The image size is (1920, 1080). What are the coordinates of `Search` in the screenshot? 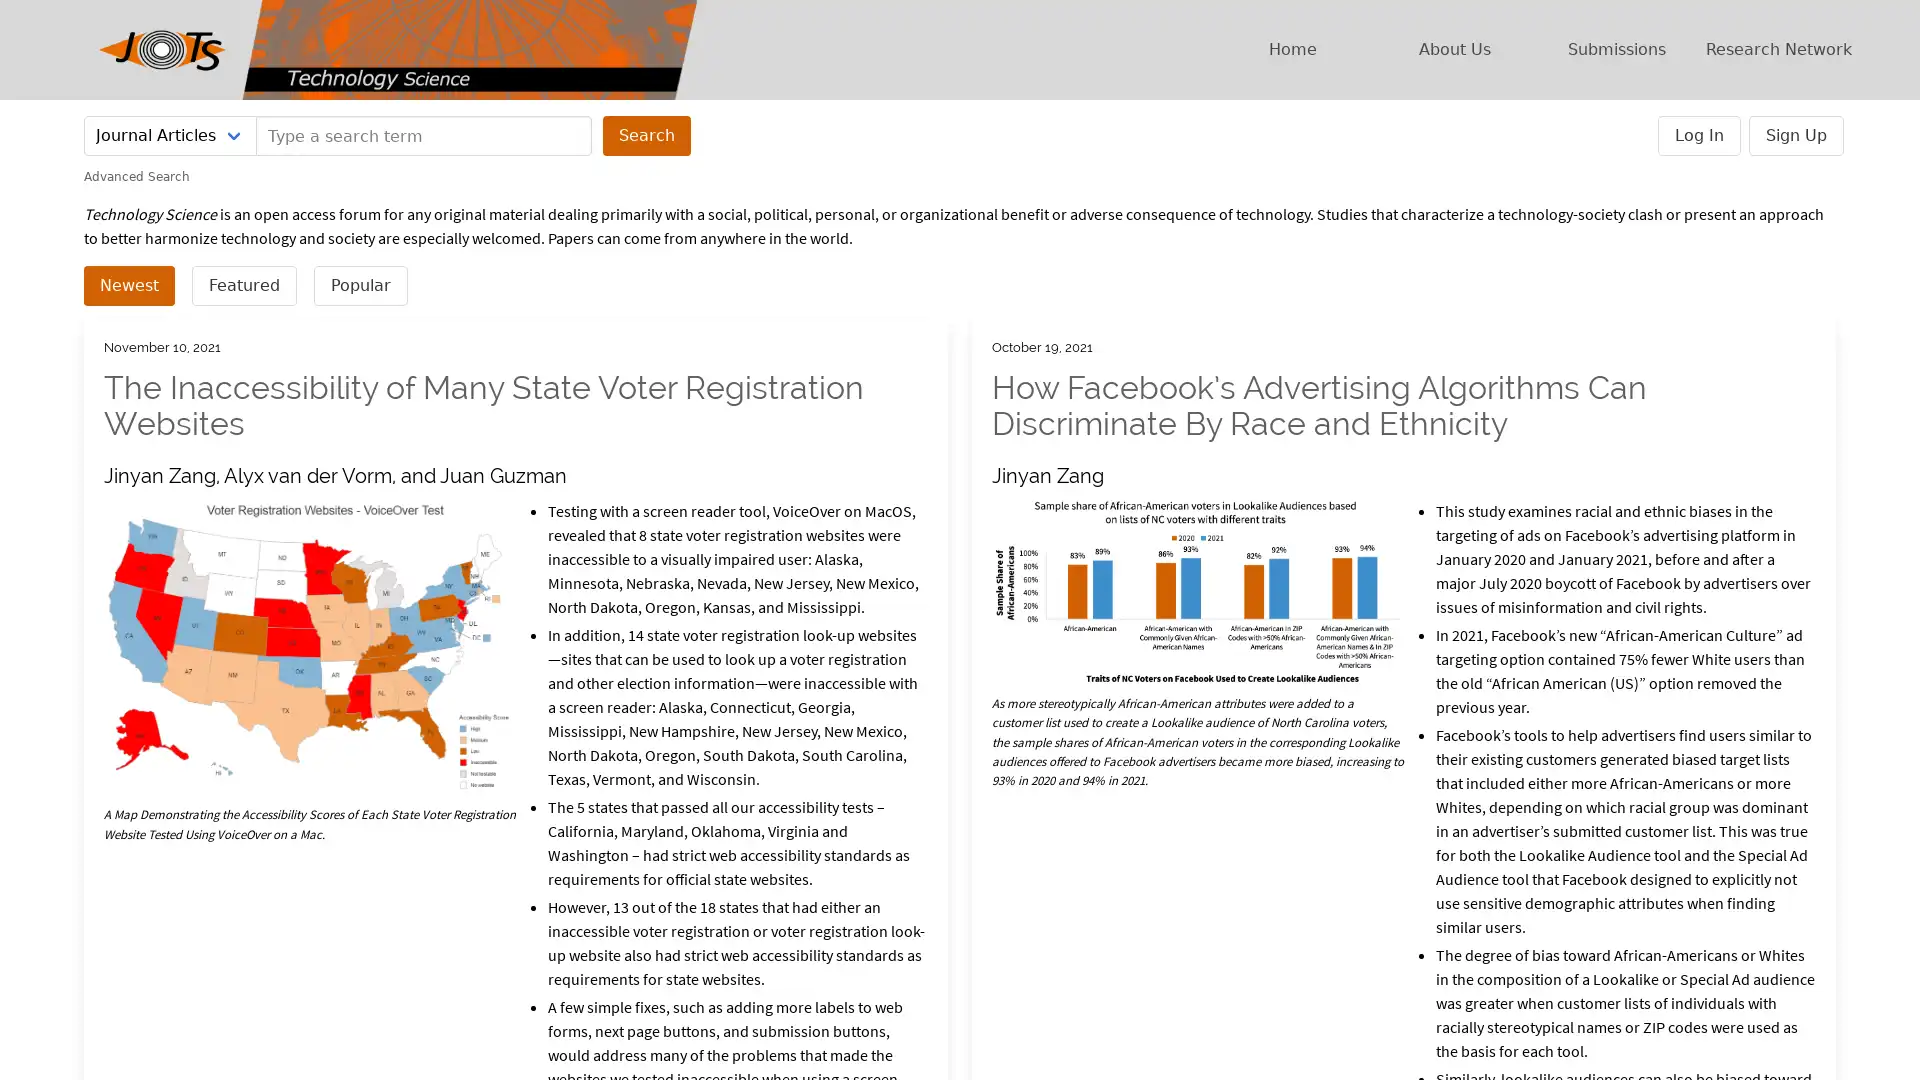 It's located at (647, 135).